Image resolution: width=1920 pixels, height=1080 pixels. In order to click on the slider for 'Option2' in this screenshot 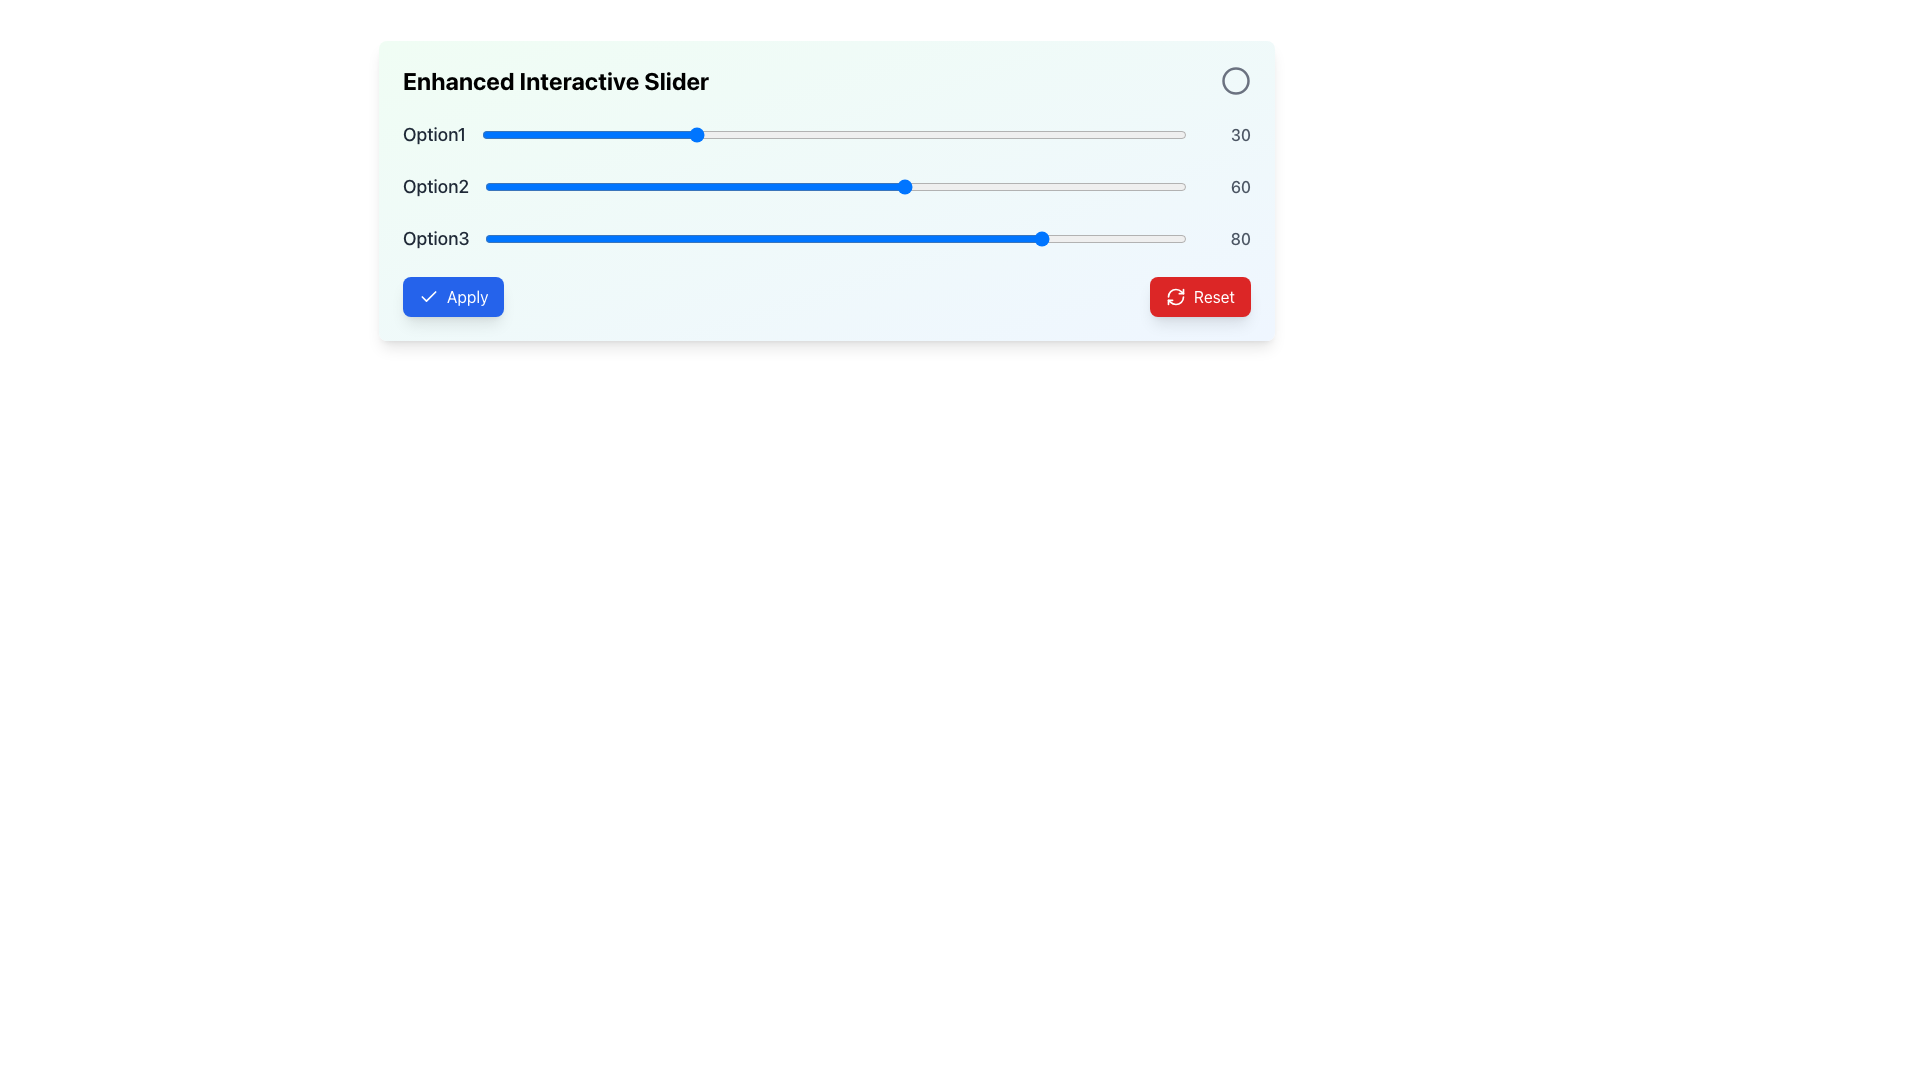, I will do `click(864, 186)`.